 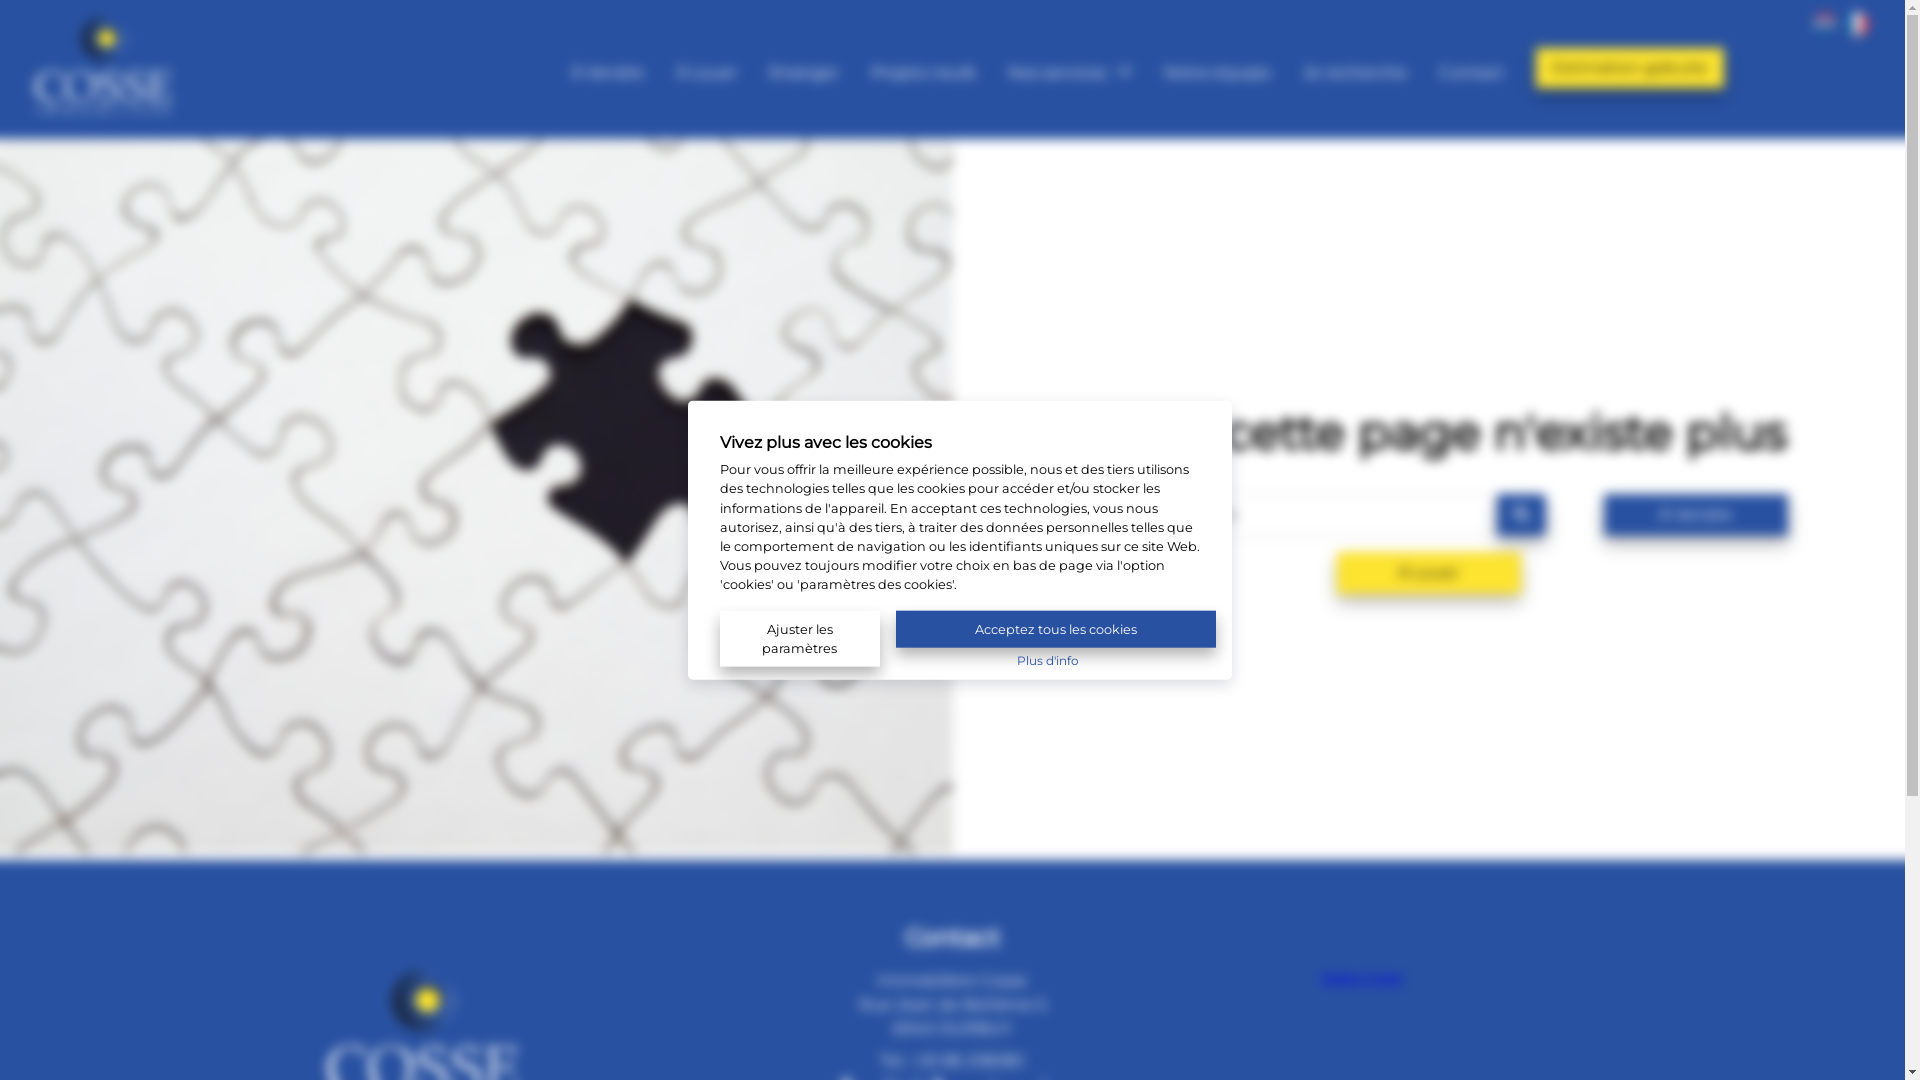 I want to click on 'Projets neufs', so click(x=922, y=67).